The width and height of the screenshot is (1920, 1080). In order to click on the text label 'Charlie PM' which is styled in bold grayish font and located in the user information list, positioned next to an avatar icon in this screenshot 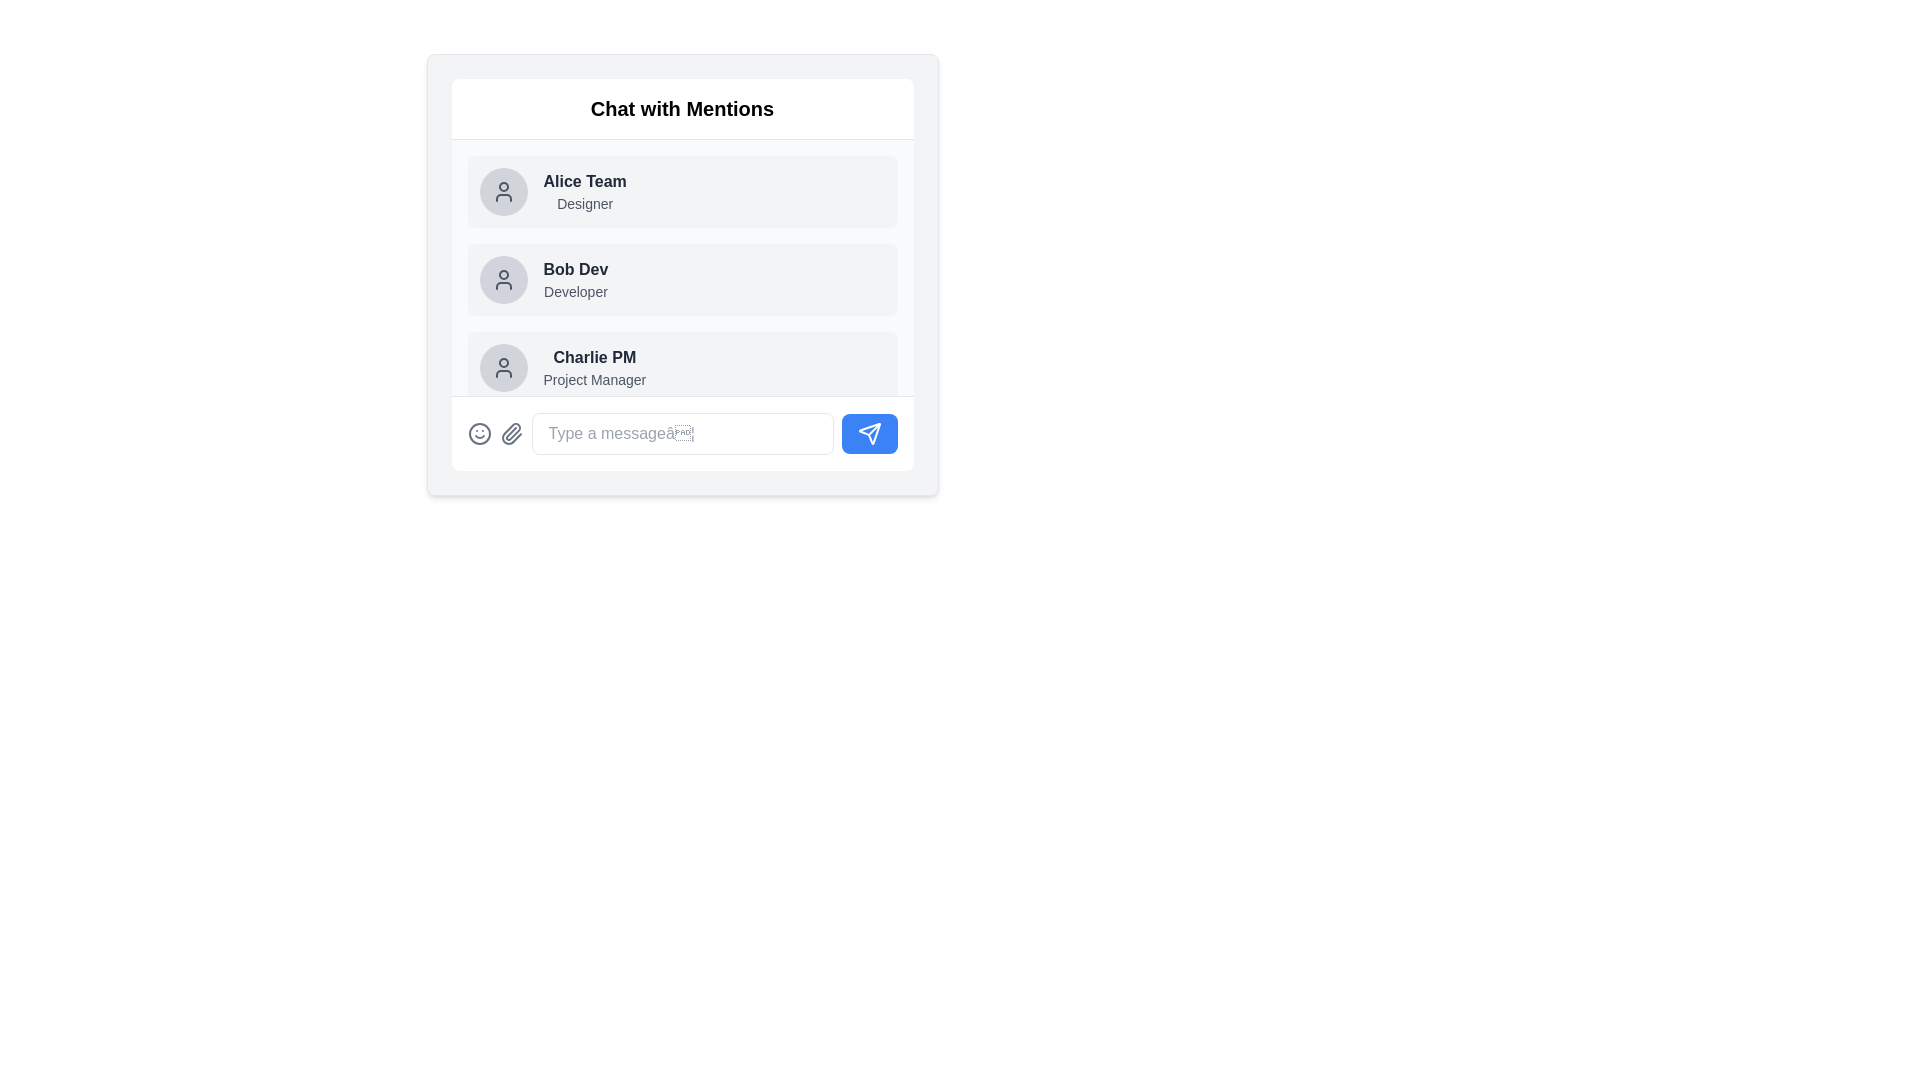, I will do `click(593, 357)`.